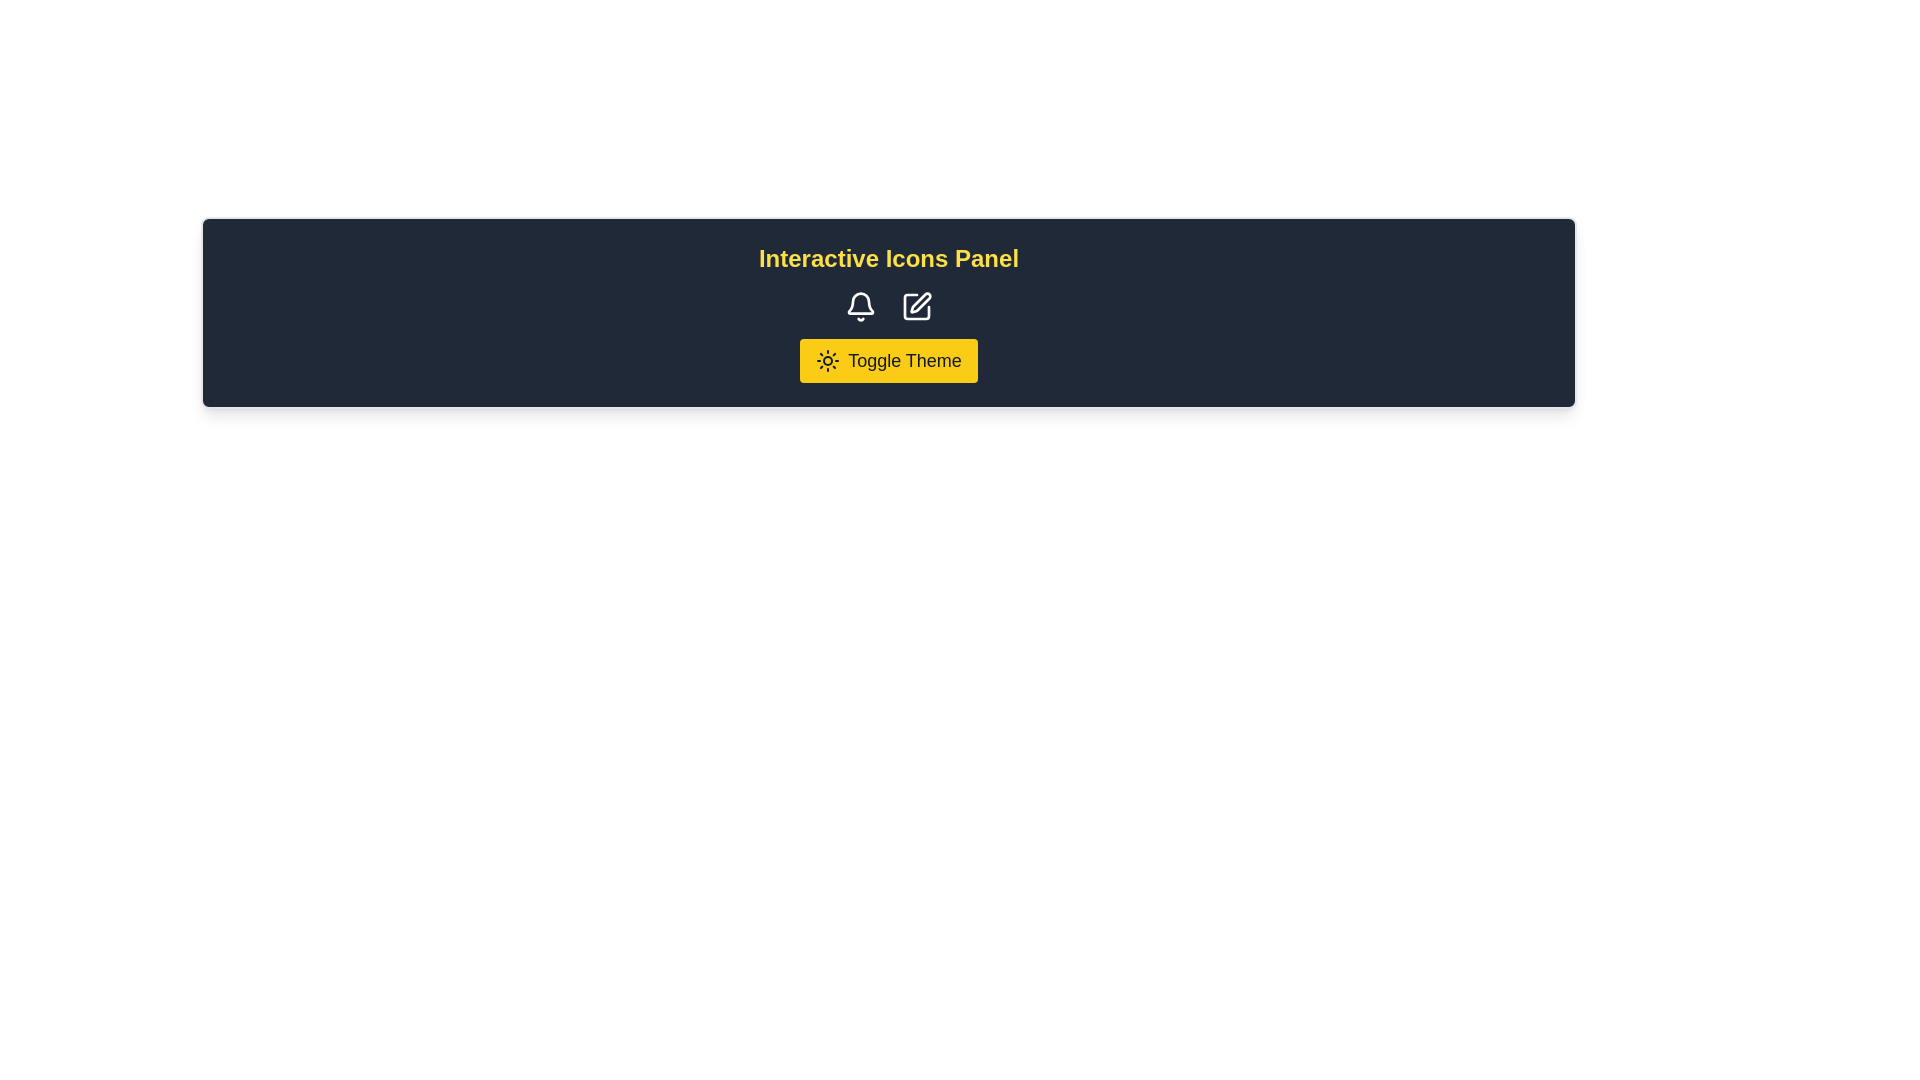 This screenshot has width=1920, height=1080. What do you see at coordinates (887, 361) in the screenshot?
I see `the 'Toggle Theme' button with a yellow background and sun icon` at bounding box center [887, 361].